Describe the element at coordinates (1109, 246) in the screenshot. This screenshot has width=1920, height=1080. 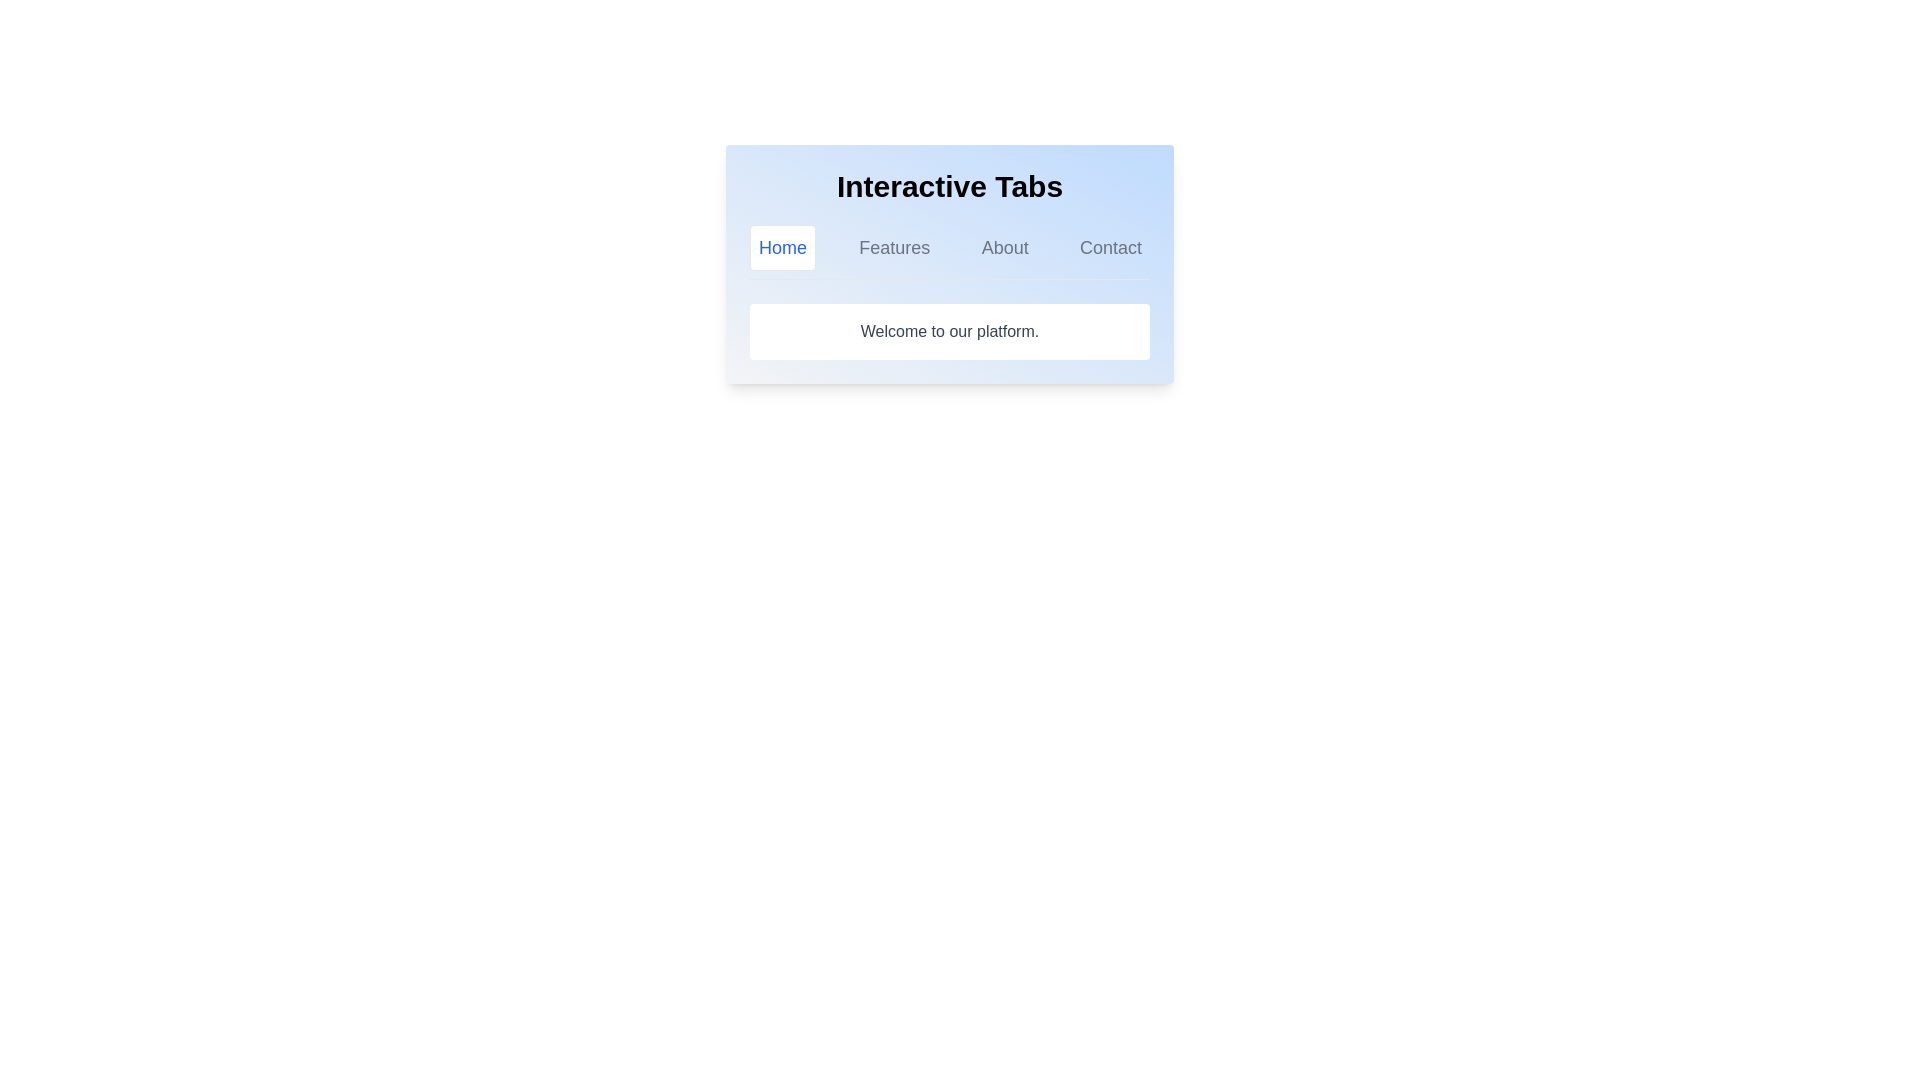
I see `the Contact tab by clicking on its label` at that location.